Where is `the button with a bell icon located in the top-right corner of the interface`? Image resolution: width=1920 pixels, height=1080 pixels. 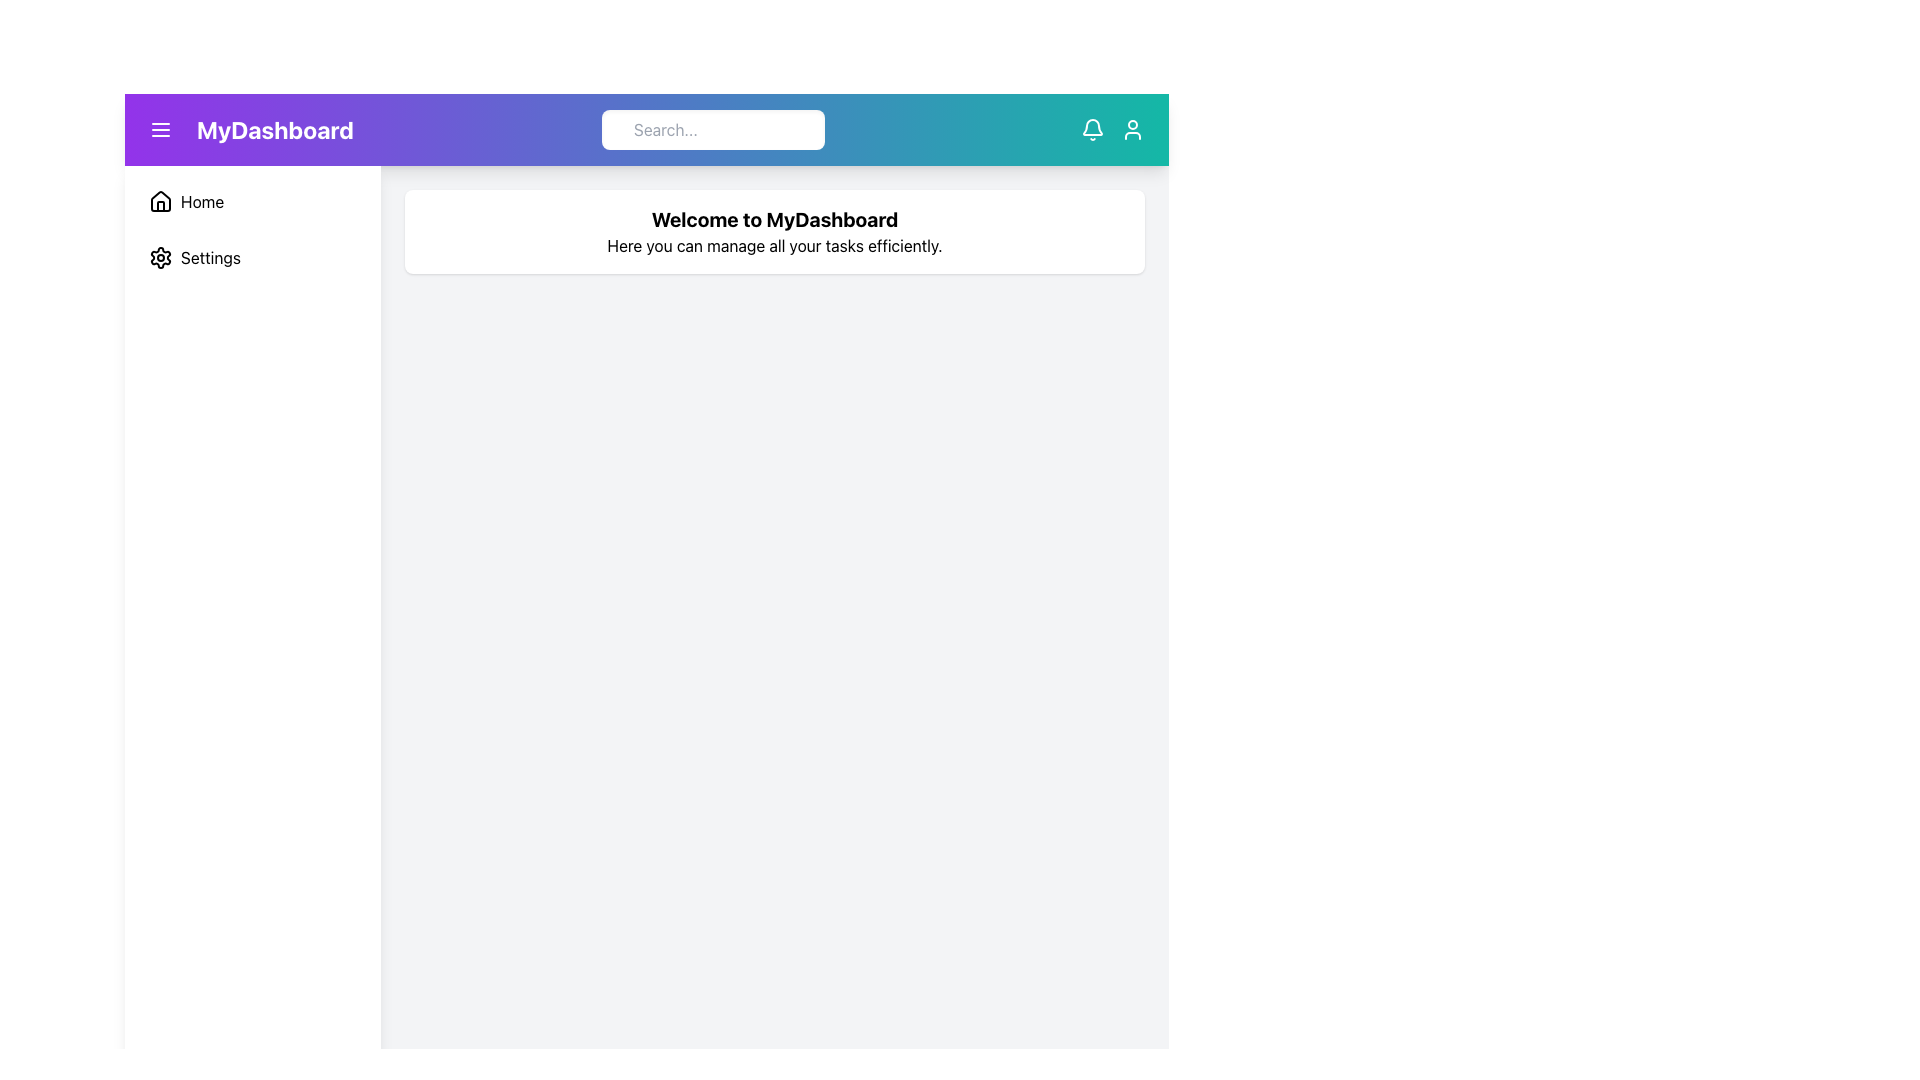
the button with a bell icon located in the top-right corner of the interface is located at coordinates (1092, 130).